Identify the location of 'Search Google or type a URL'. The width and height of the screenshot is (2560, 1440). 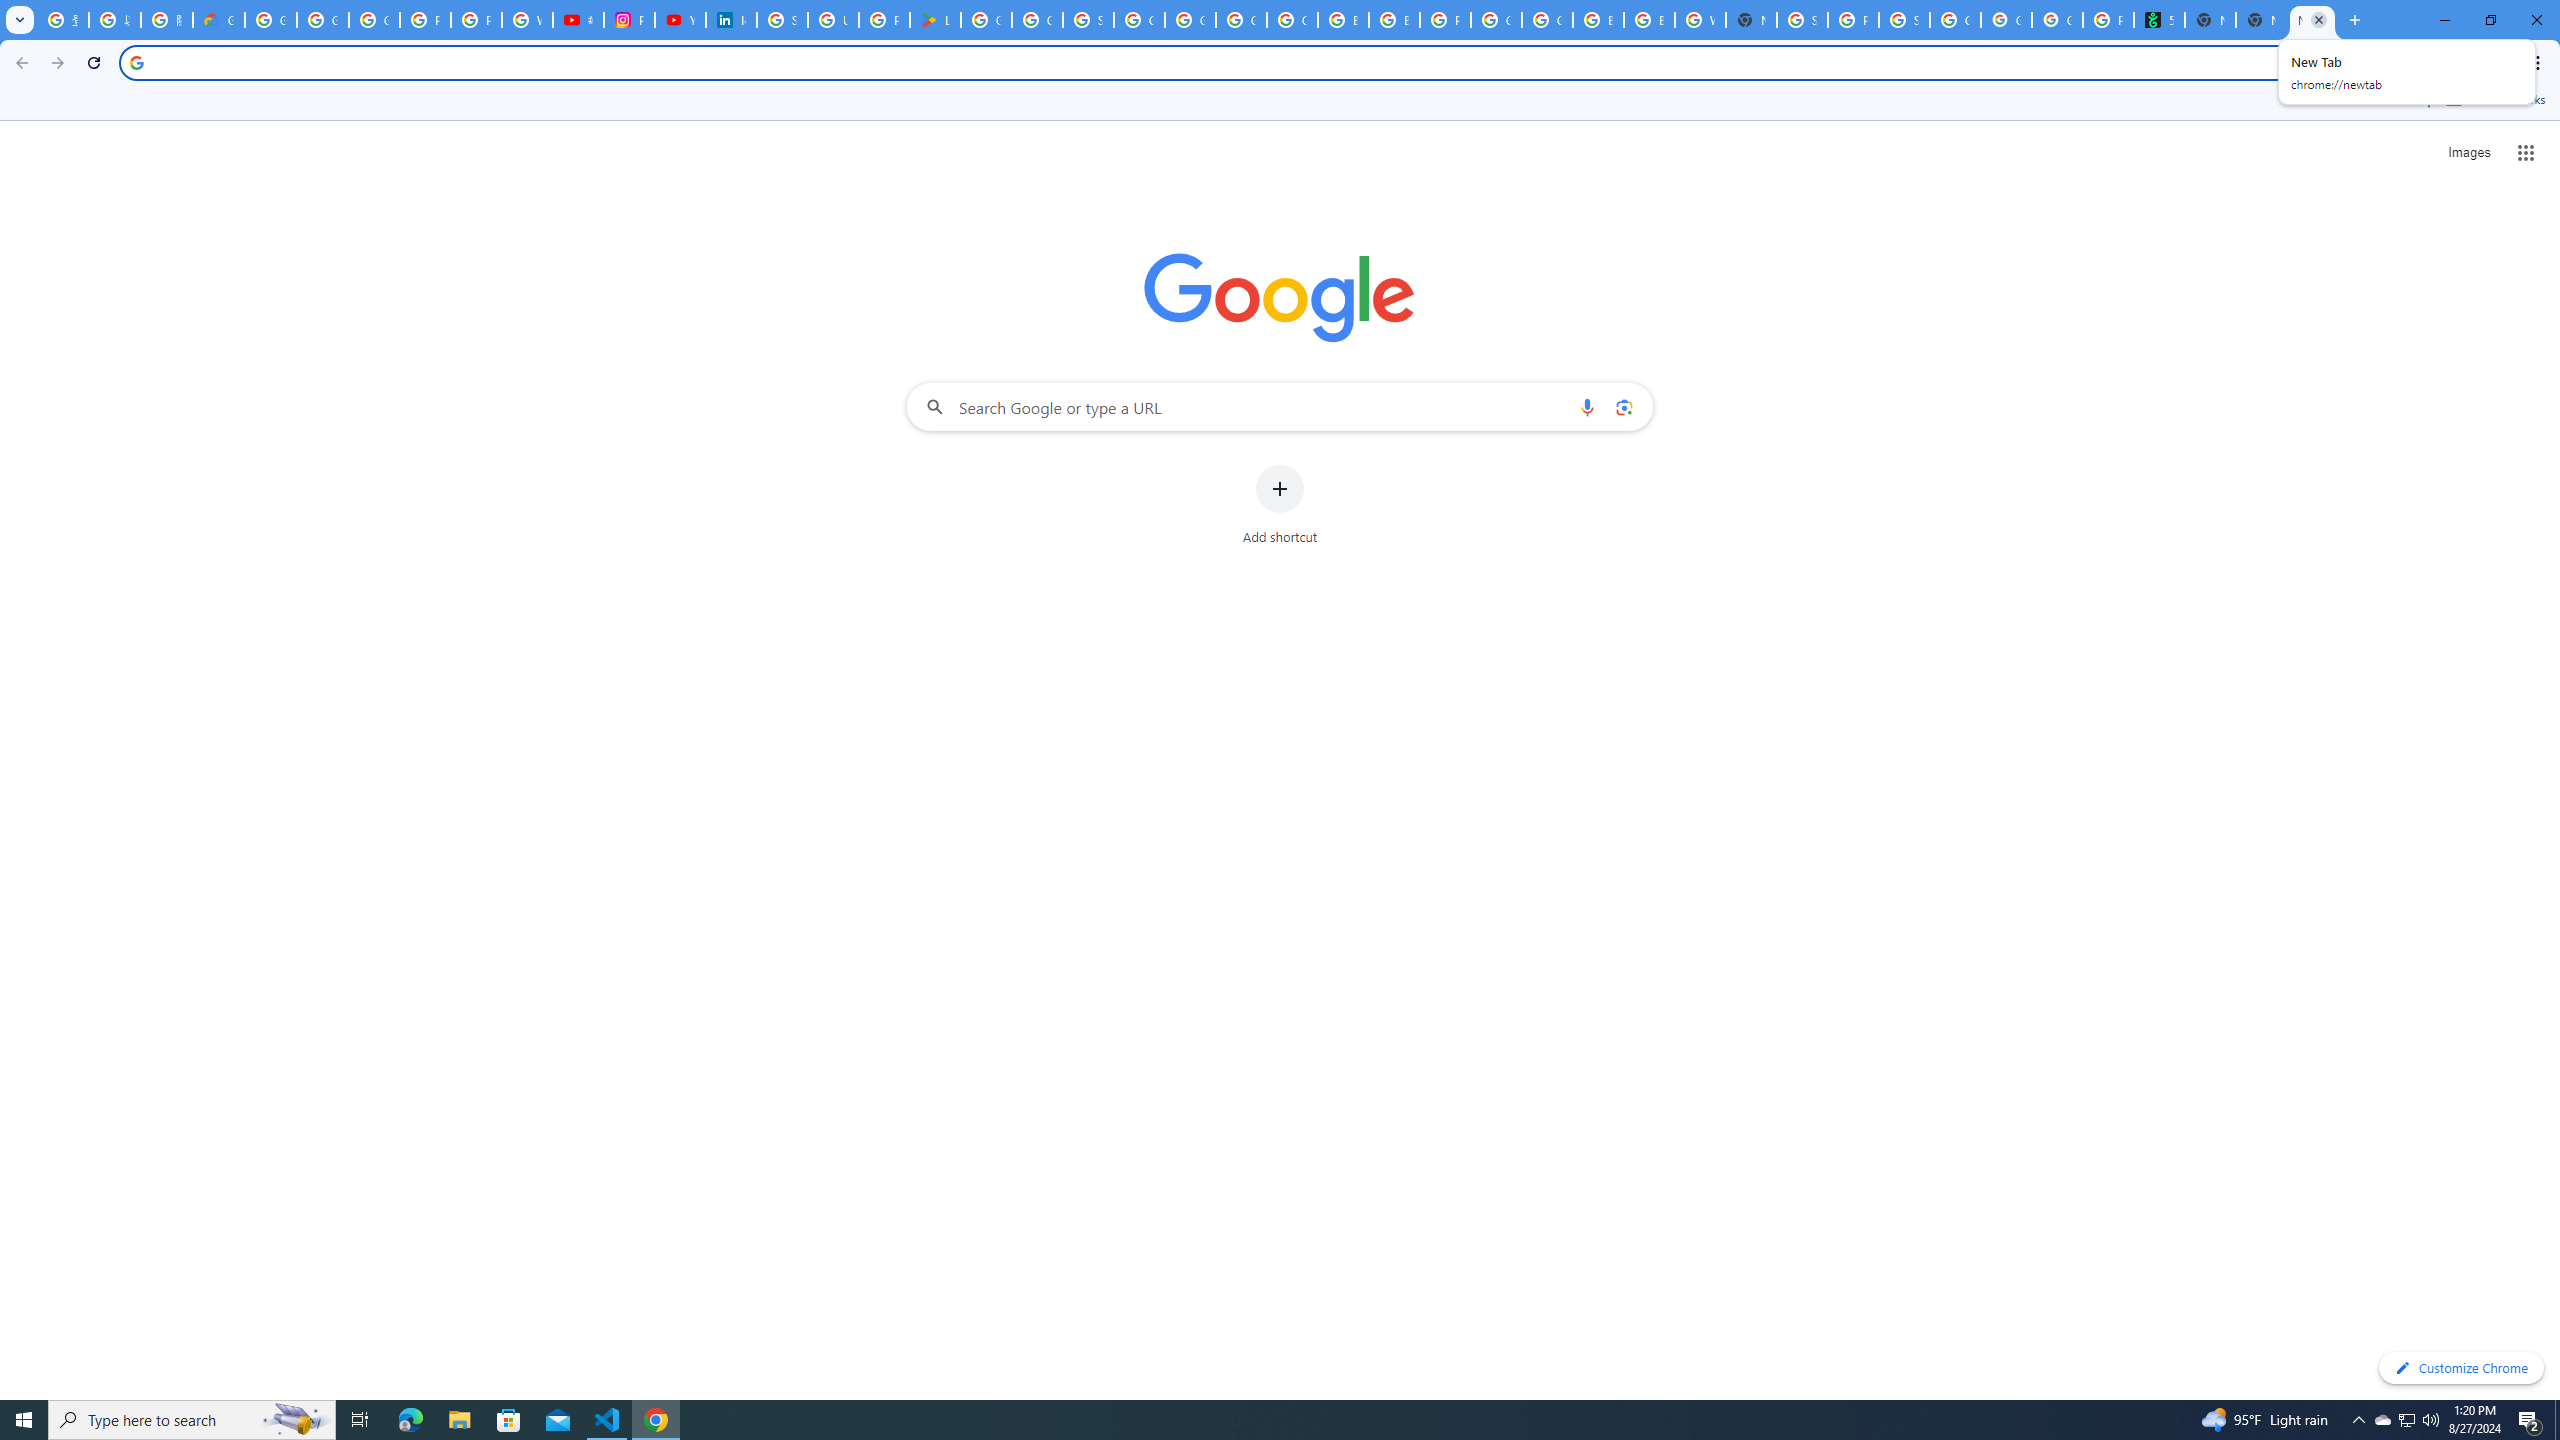
(1280, 405).